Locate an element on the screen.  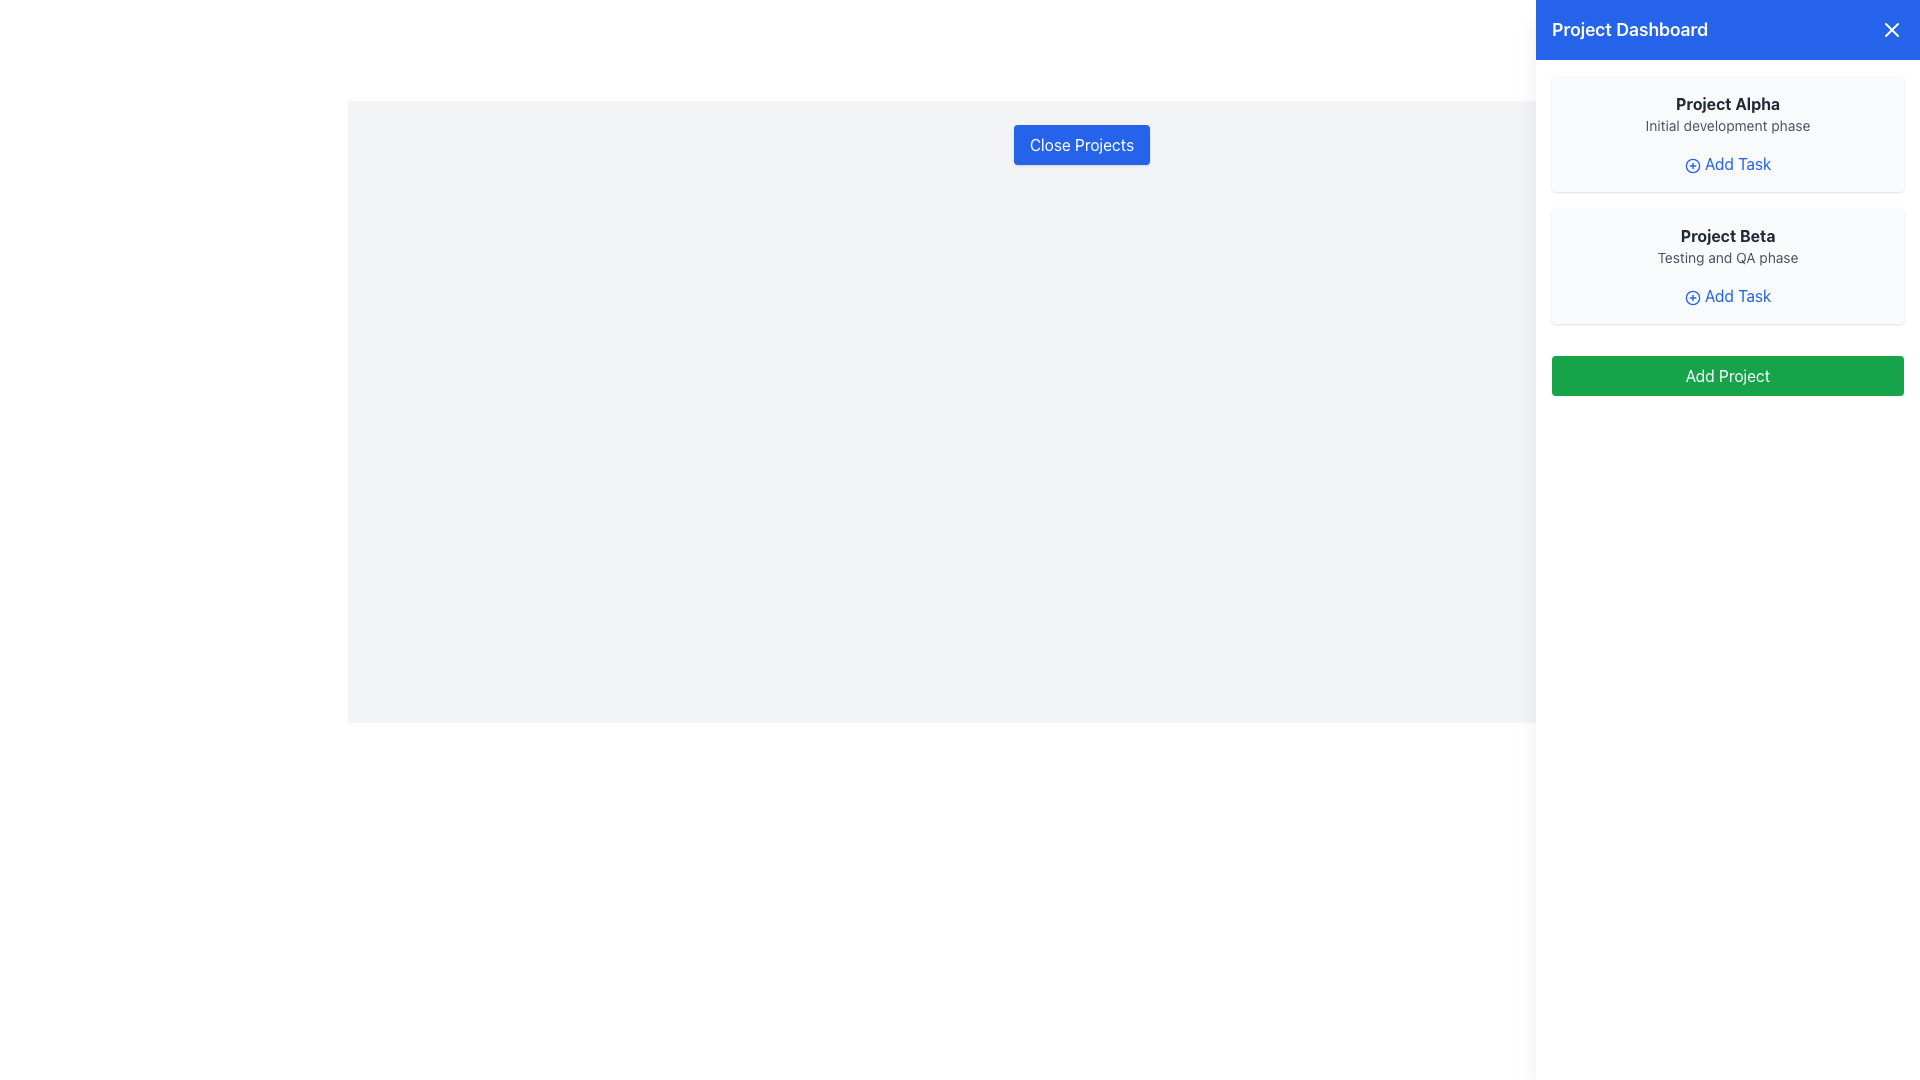
the 'Close Projects' button, which is a rectangular button with a blue background and white text, positioned near the top-center of the interface is located at coordinates (1080, 144).